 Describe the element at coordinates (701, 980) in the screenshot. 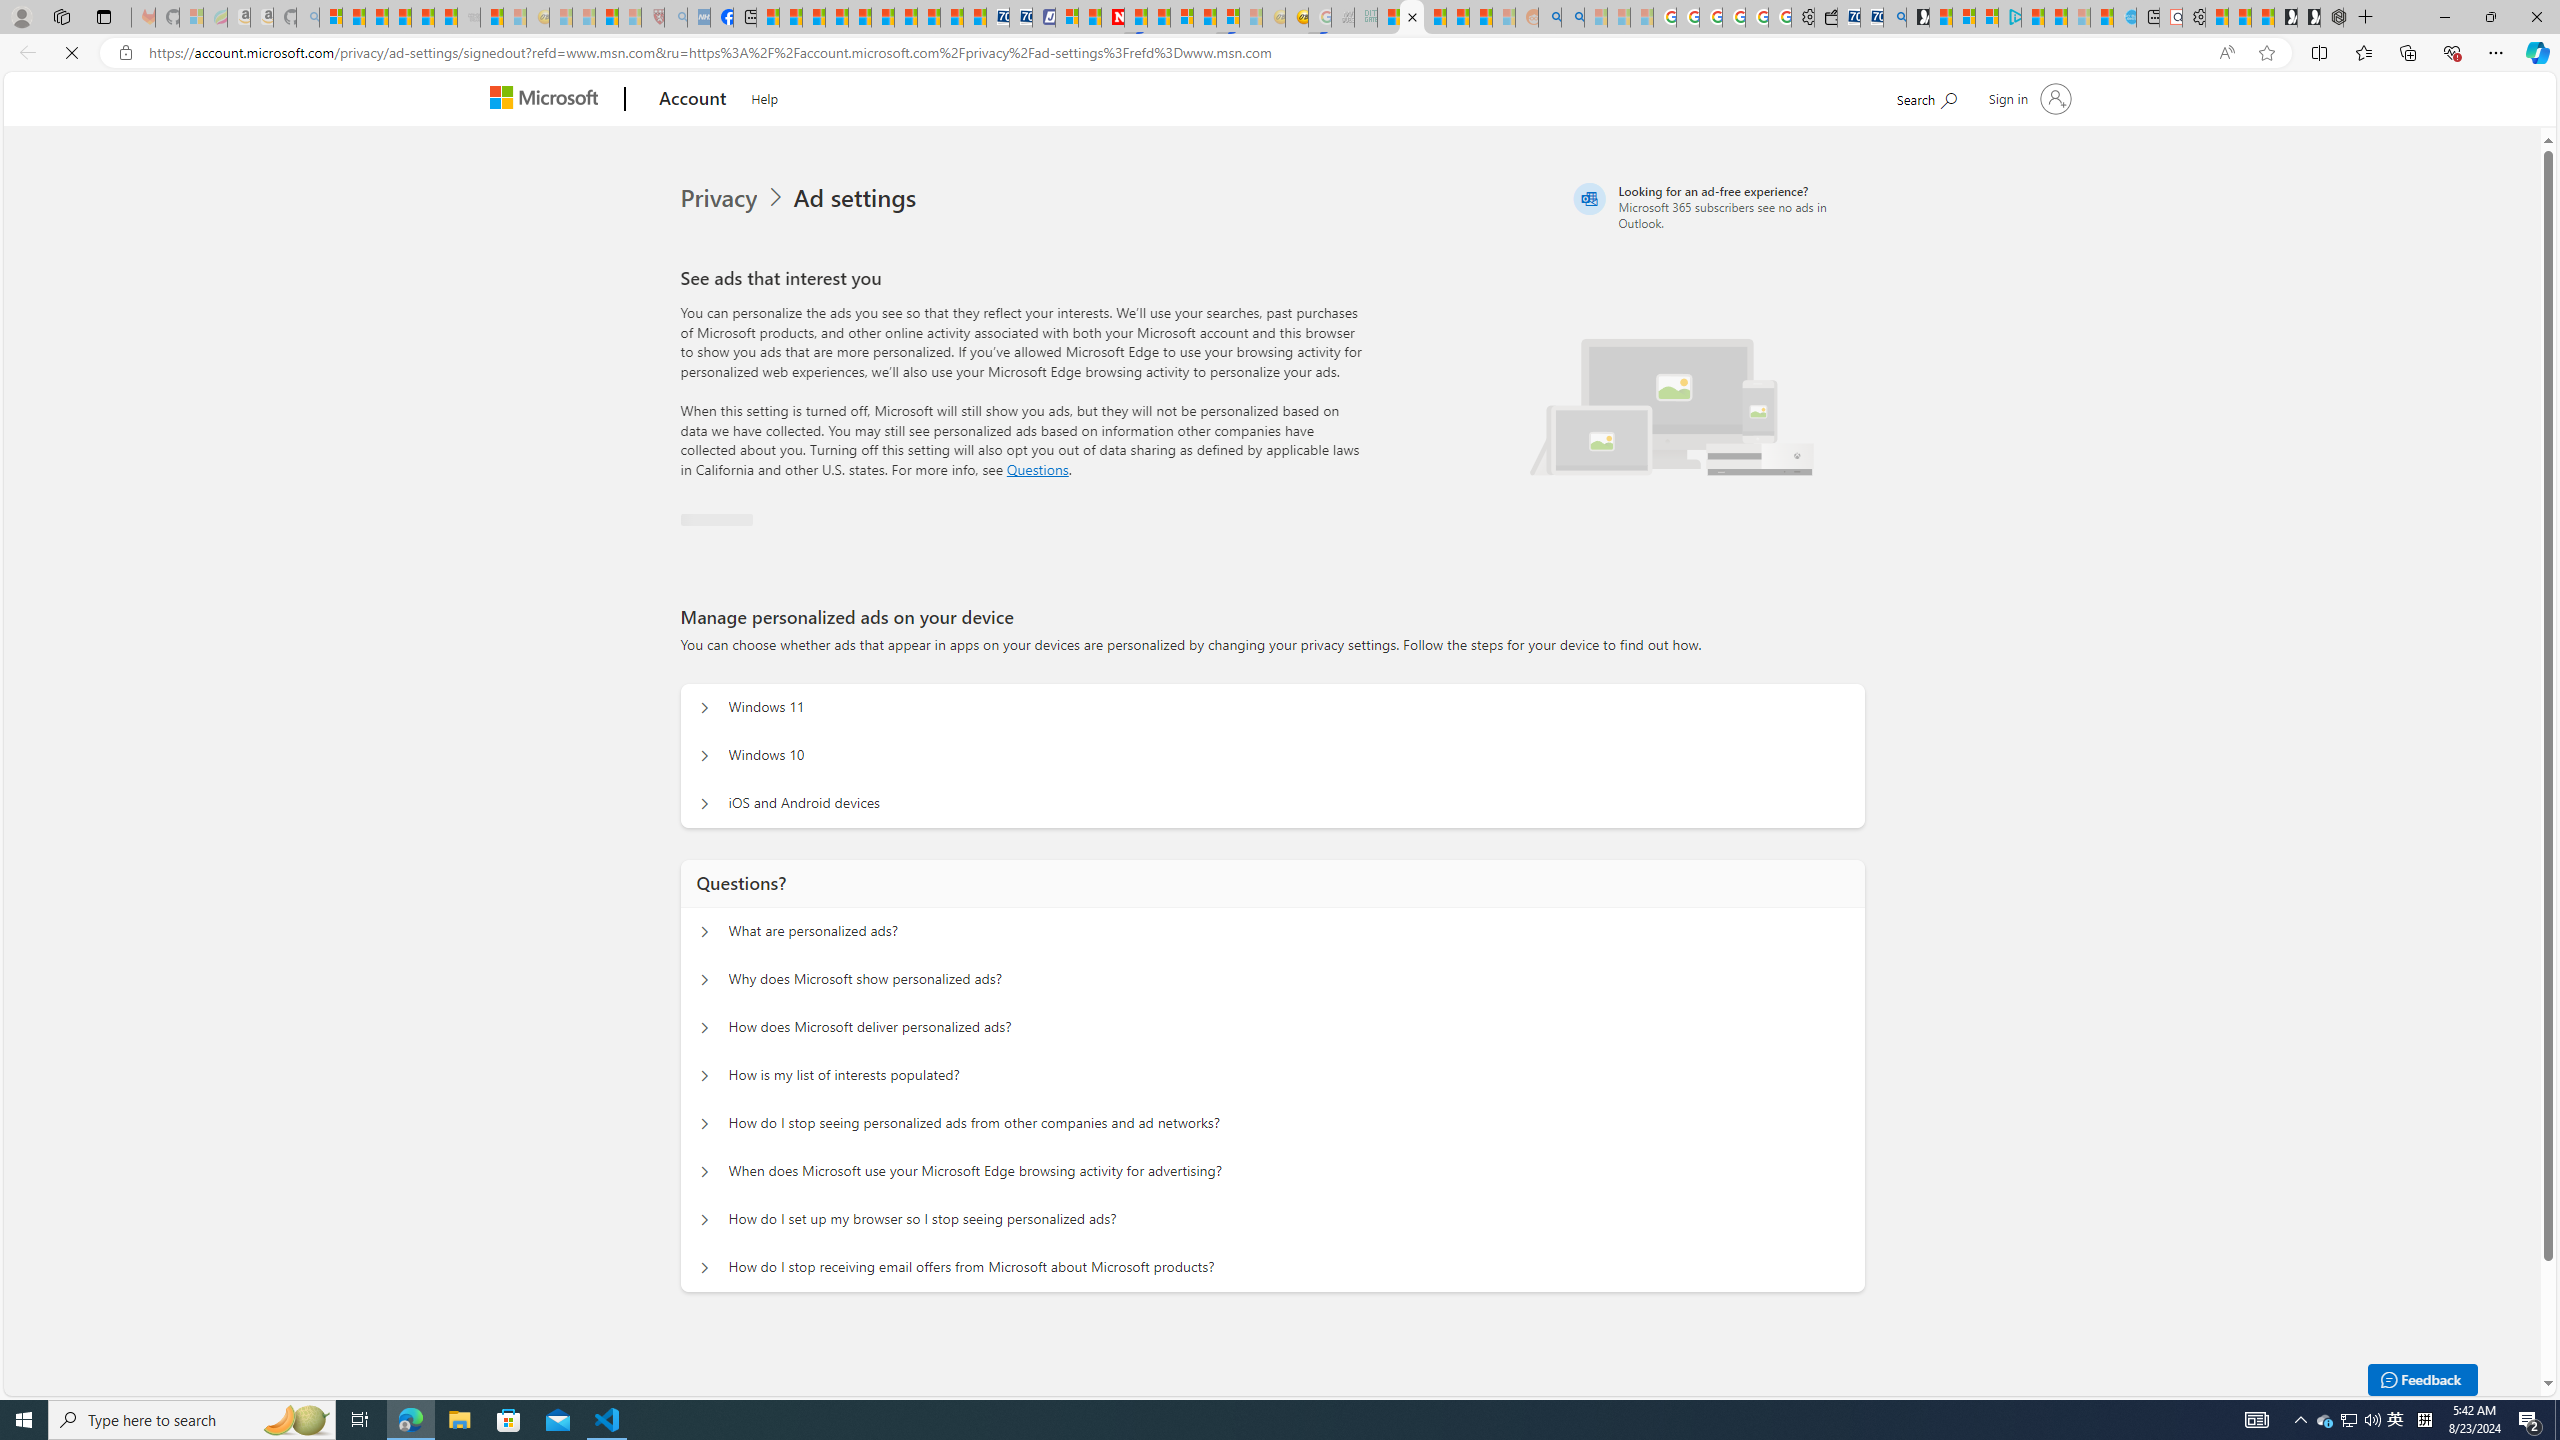

I see `'Questions? Why does Microsoft show personalized ads?'` at that location.